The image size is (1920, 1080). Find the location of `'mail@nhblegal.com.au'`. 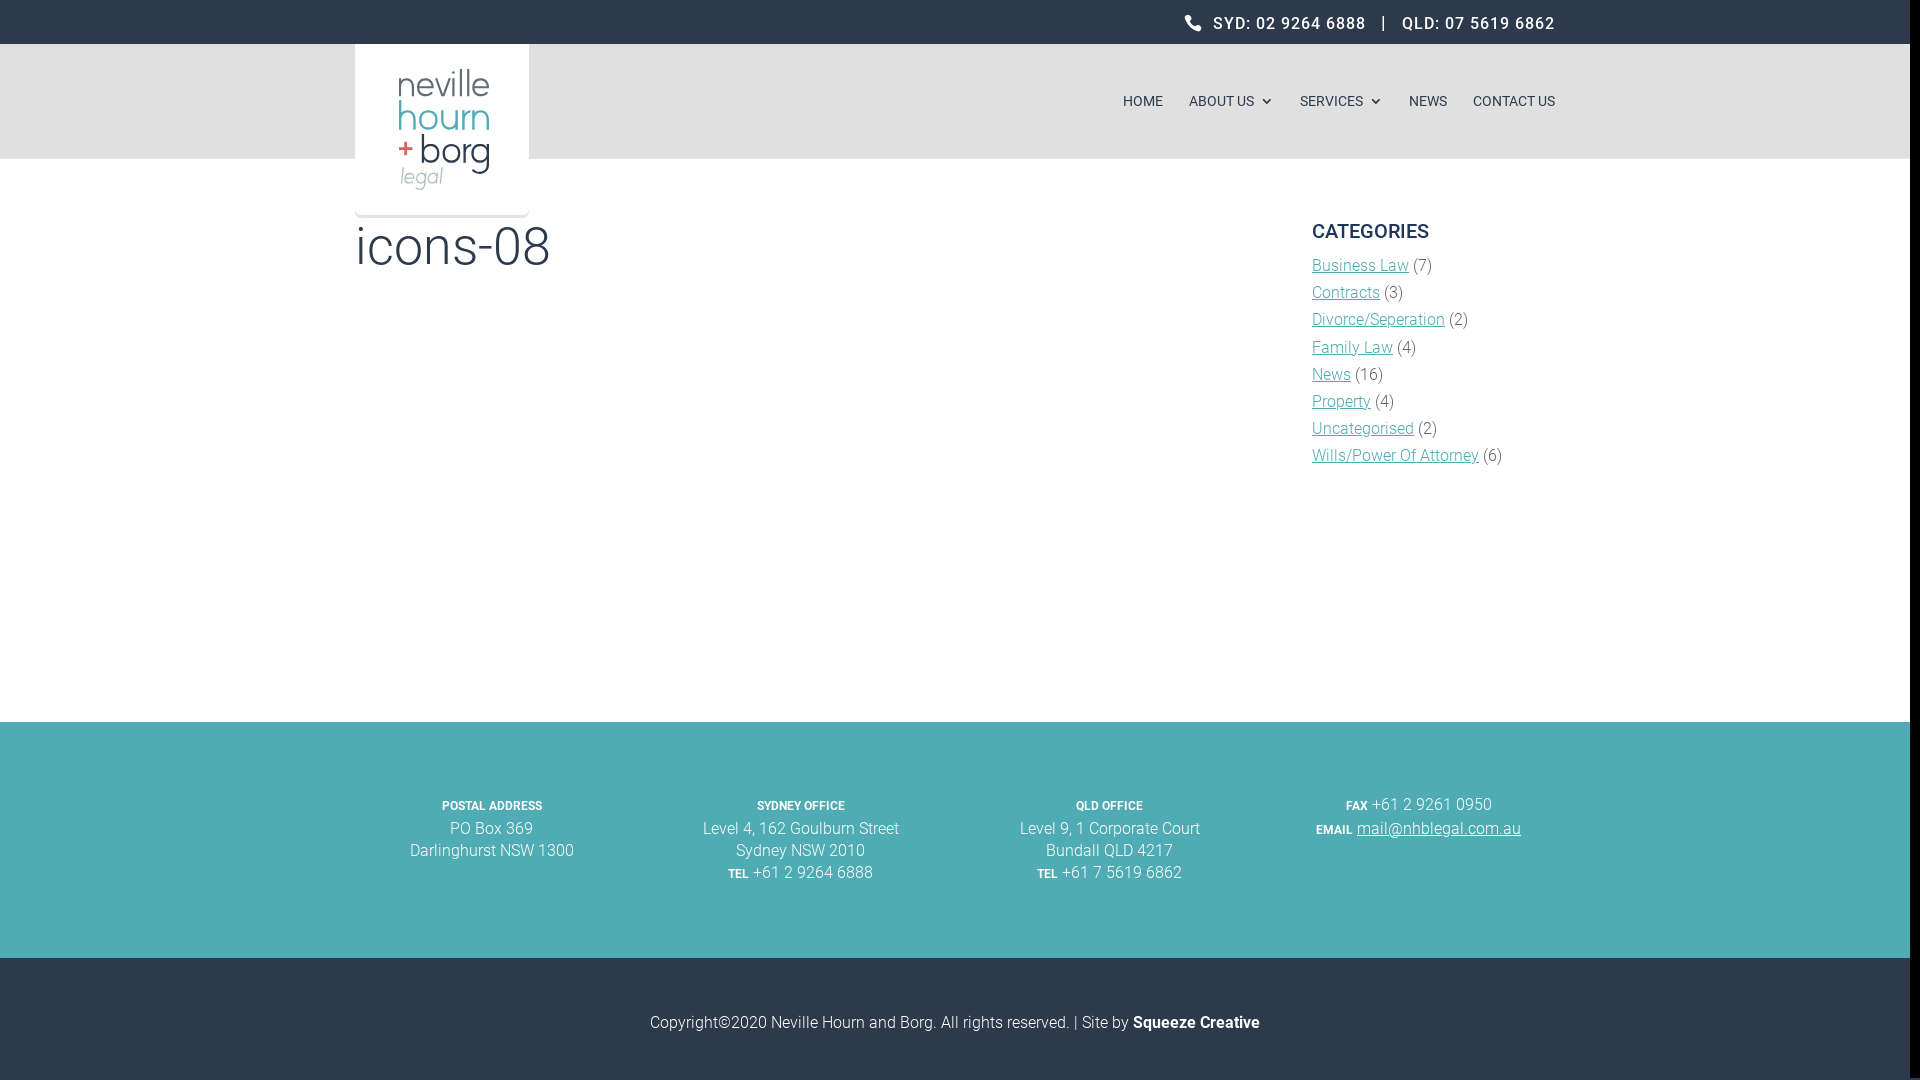

'mail@nhblegal.com.au' is located at coordinates (1438, 828).